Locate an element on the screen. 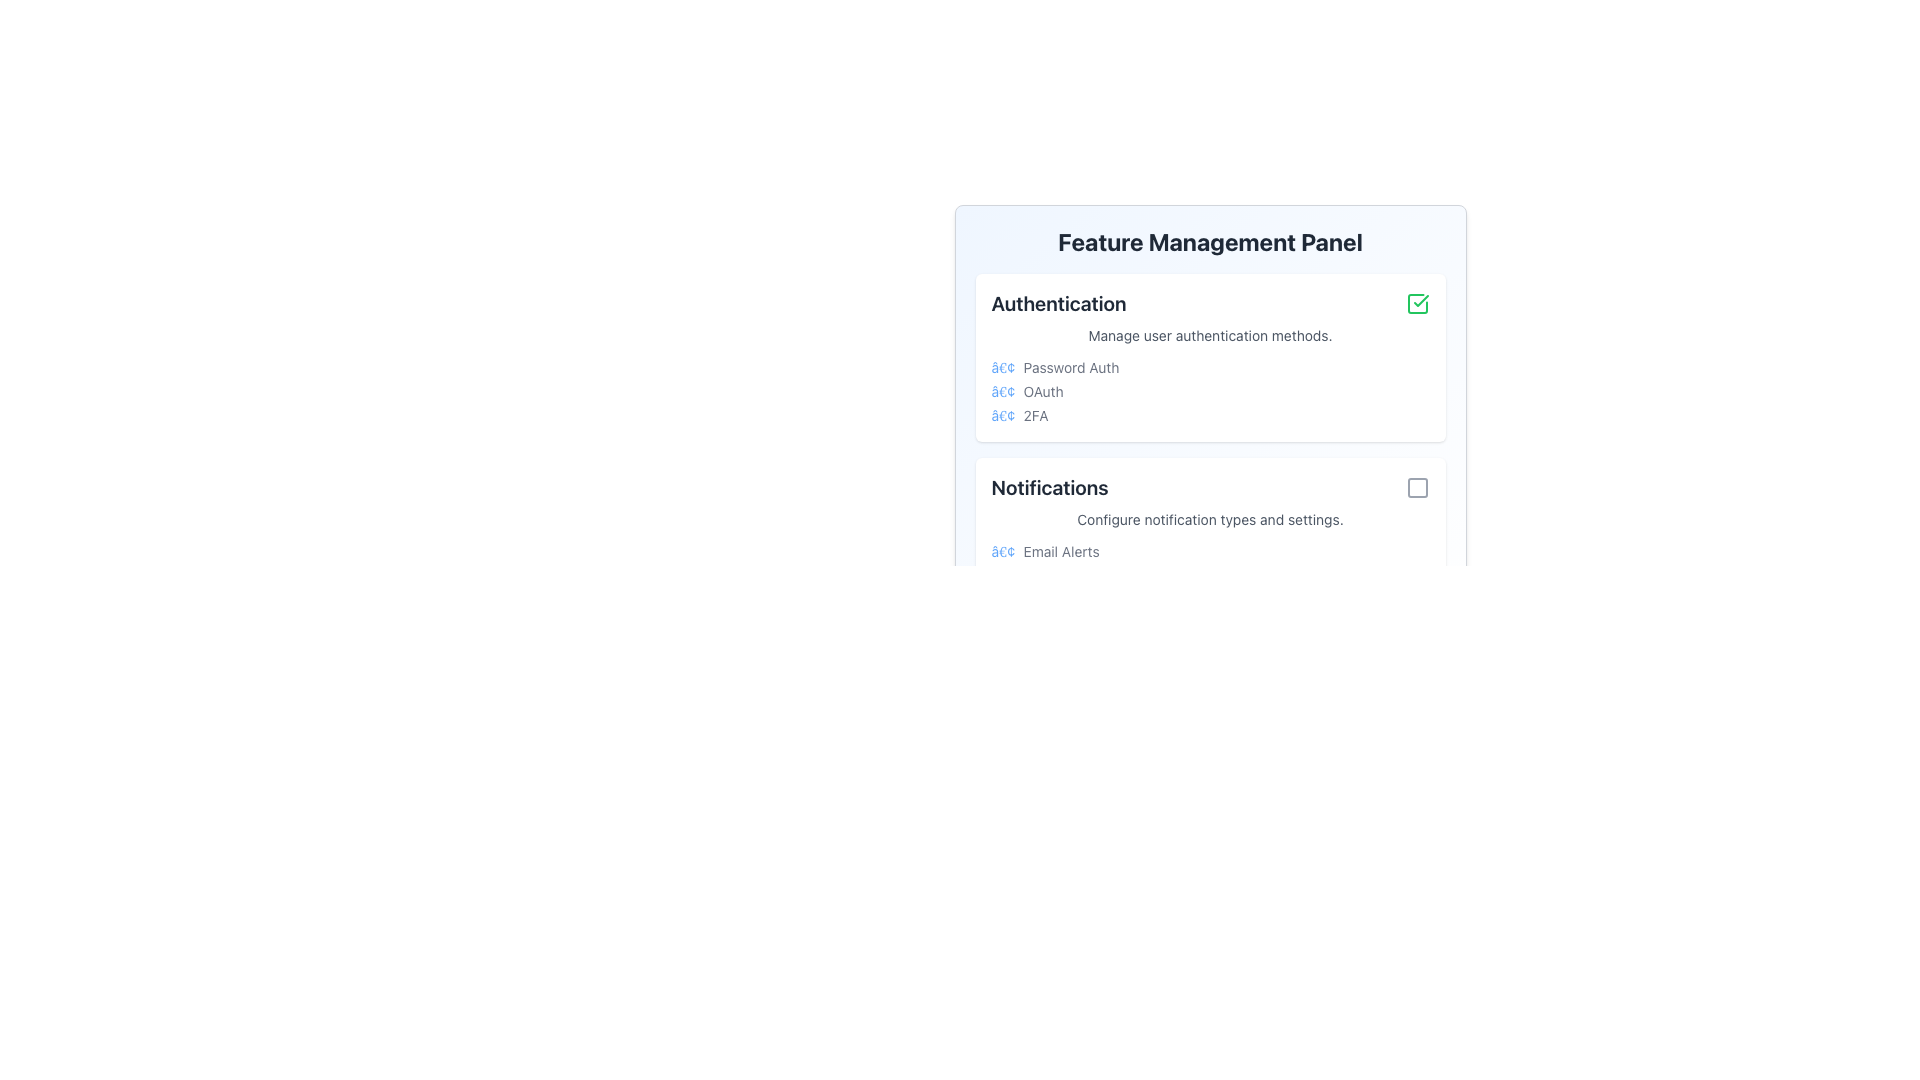 The width and height of the screenshot is (1920, 1080). the interactive checkbox that indicates the selection of the 'Authentication' section is located at coordinates (1416, 304).